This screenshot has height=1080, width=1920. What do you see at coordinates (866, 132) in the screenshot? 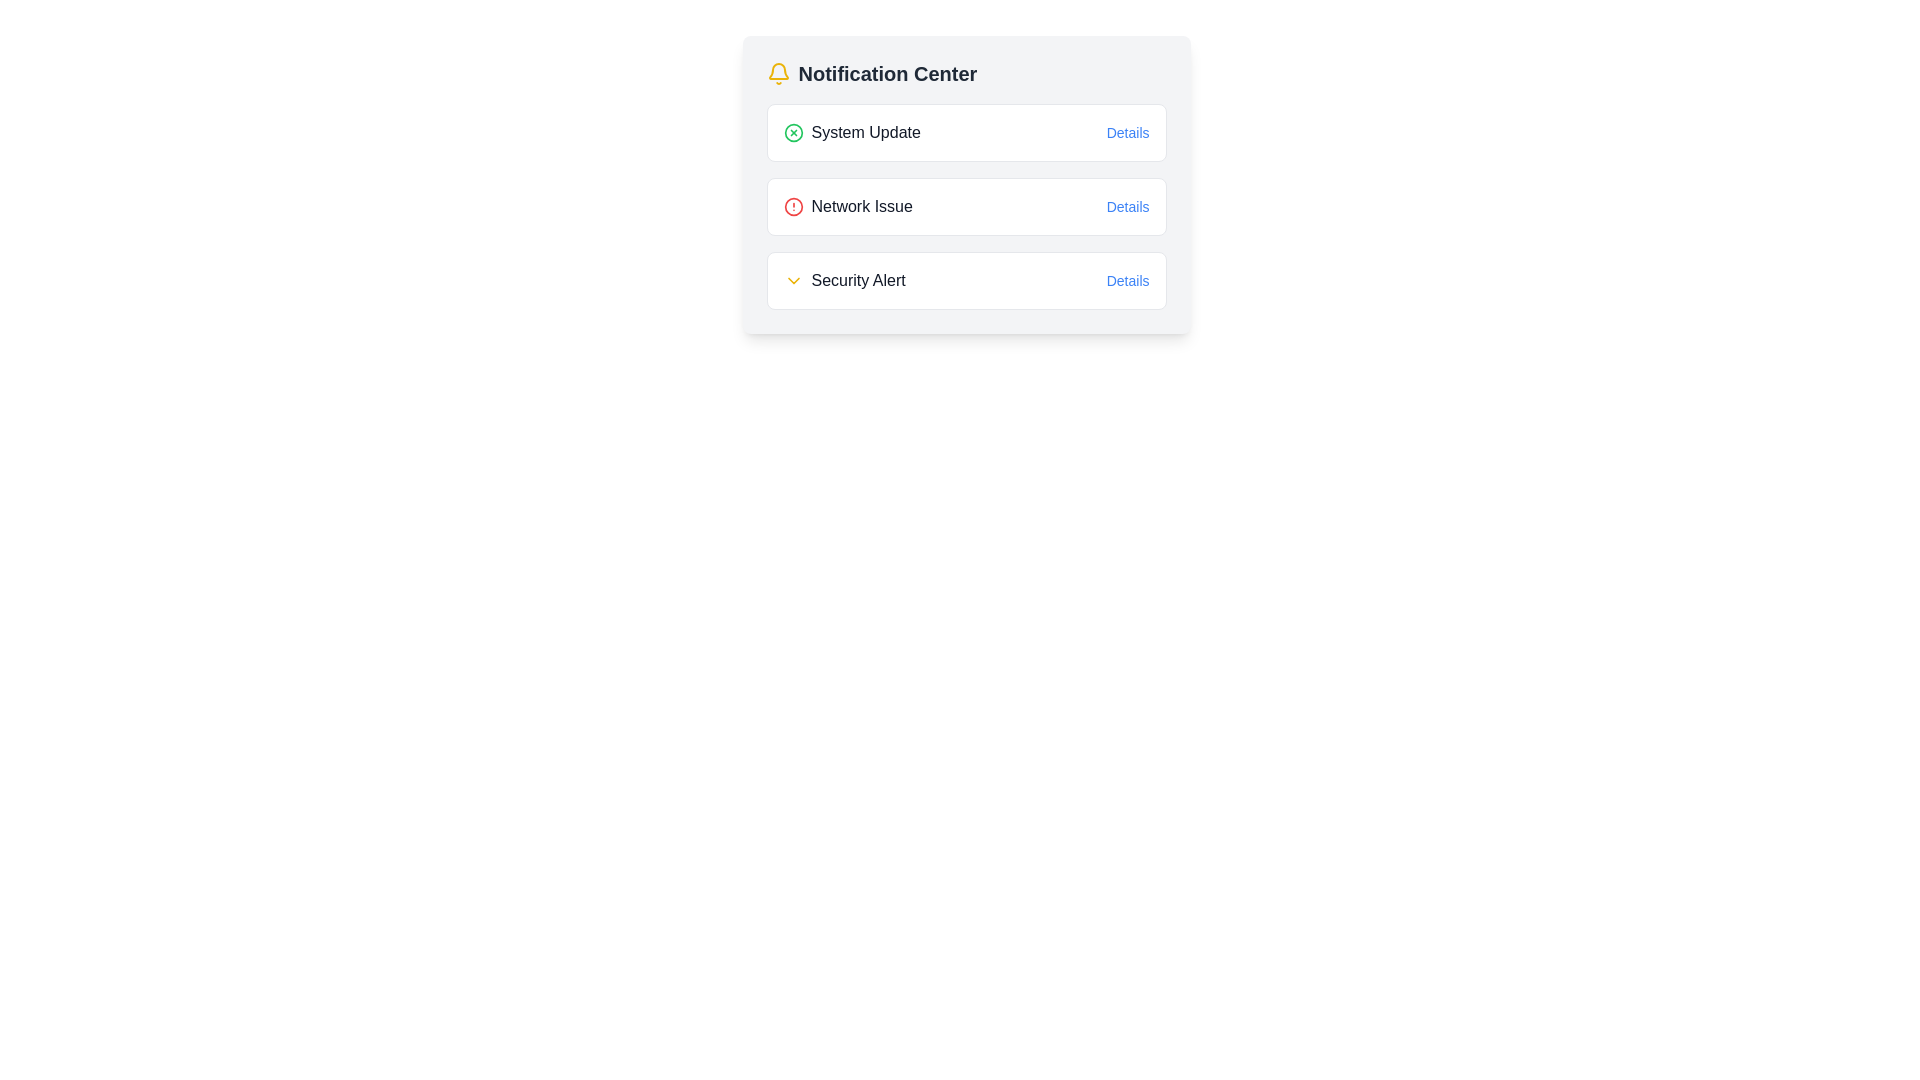
I see `text label that serves as the title for the first notification item in the Notification Center, which is accompanied by a green circular icon to its left` at bounding box center [866, 132].